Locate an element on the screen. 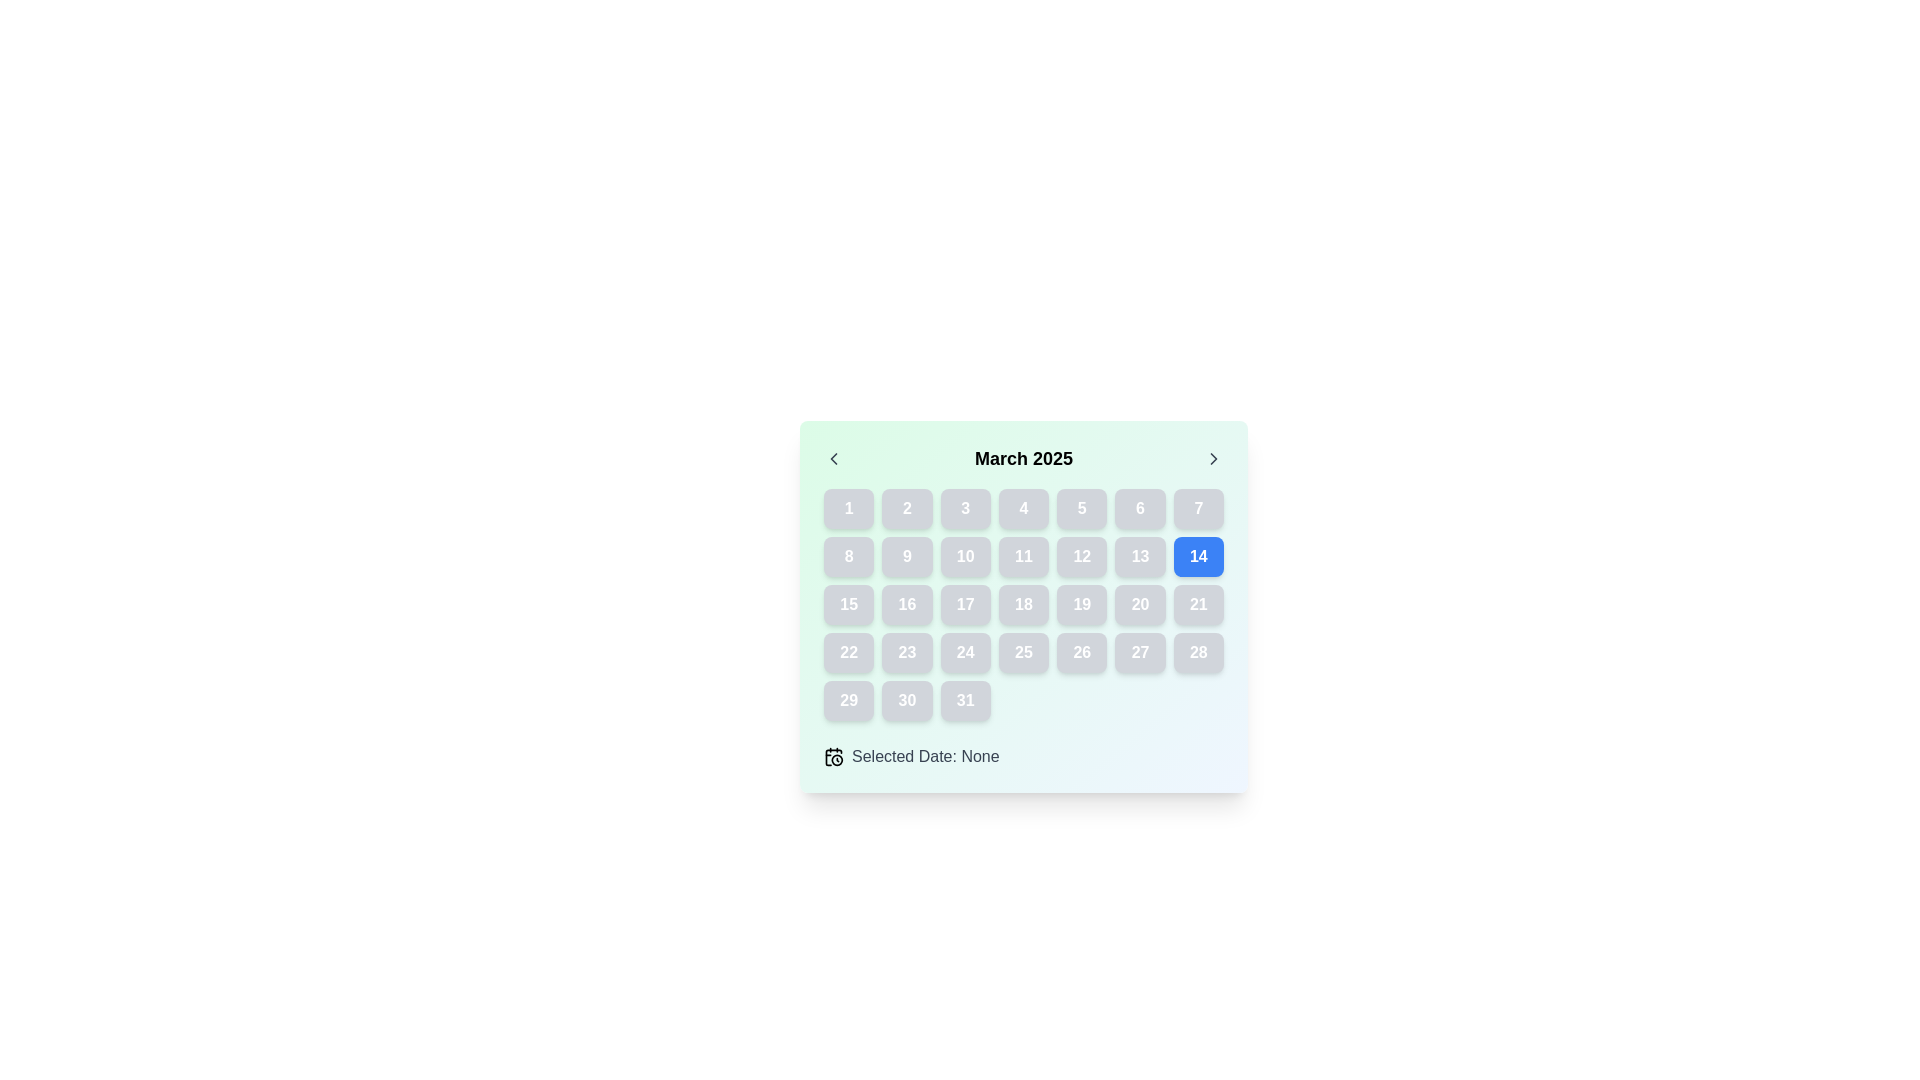  the date selector button for the 14th day in the calendar interface, located in the second row and seventh column, between the '13' and '15' buttons is located at coordinates (1198, 556).